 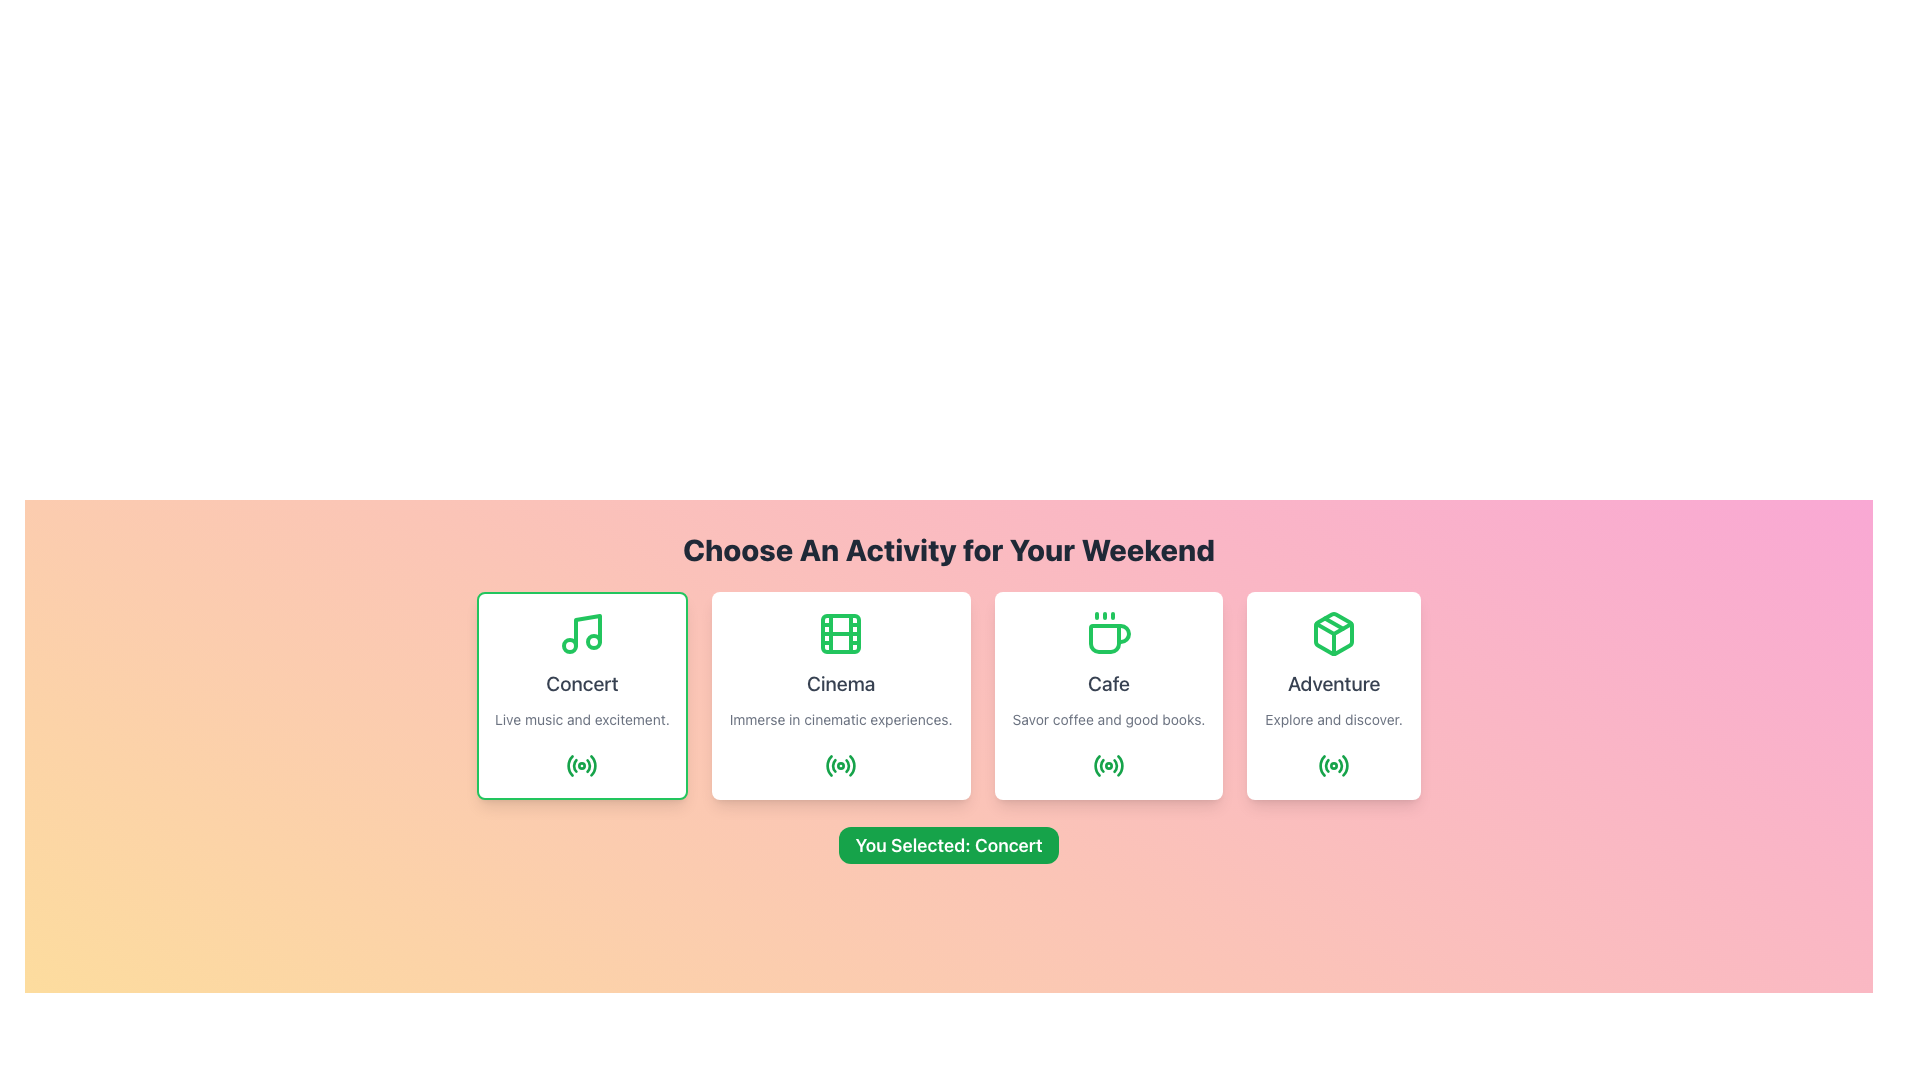 I want to click on the green circular icon symbolizing a radio or broadcast signal located in the bottom portion of the 'Adventure' card, centered below the text 'Explore and discover.', so click(x=1334, y=765).